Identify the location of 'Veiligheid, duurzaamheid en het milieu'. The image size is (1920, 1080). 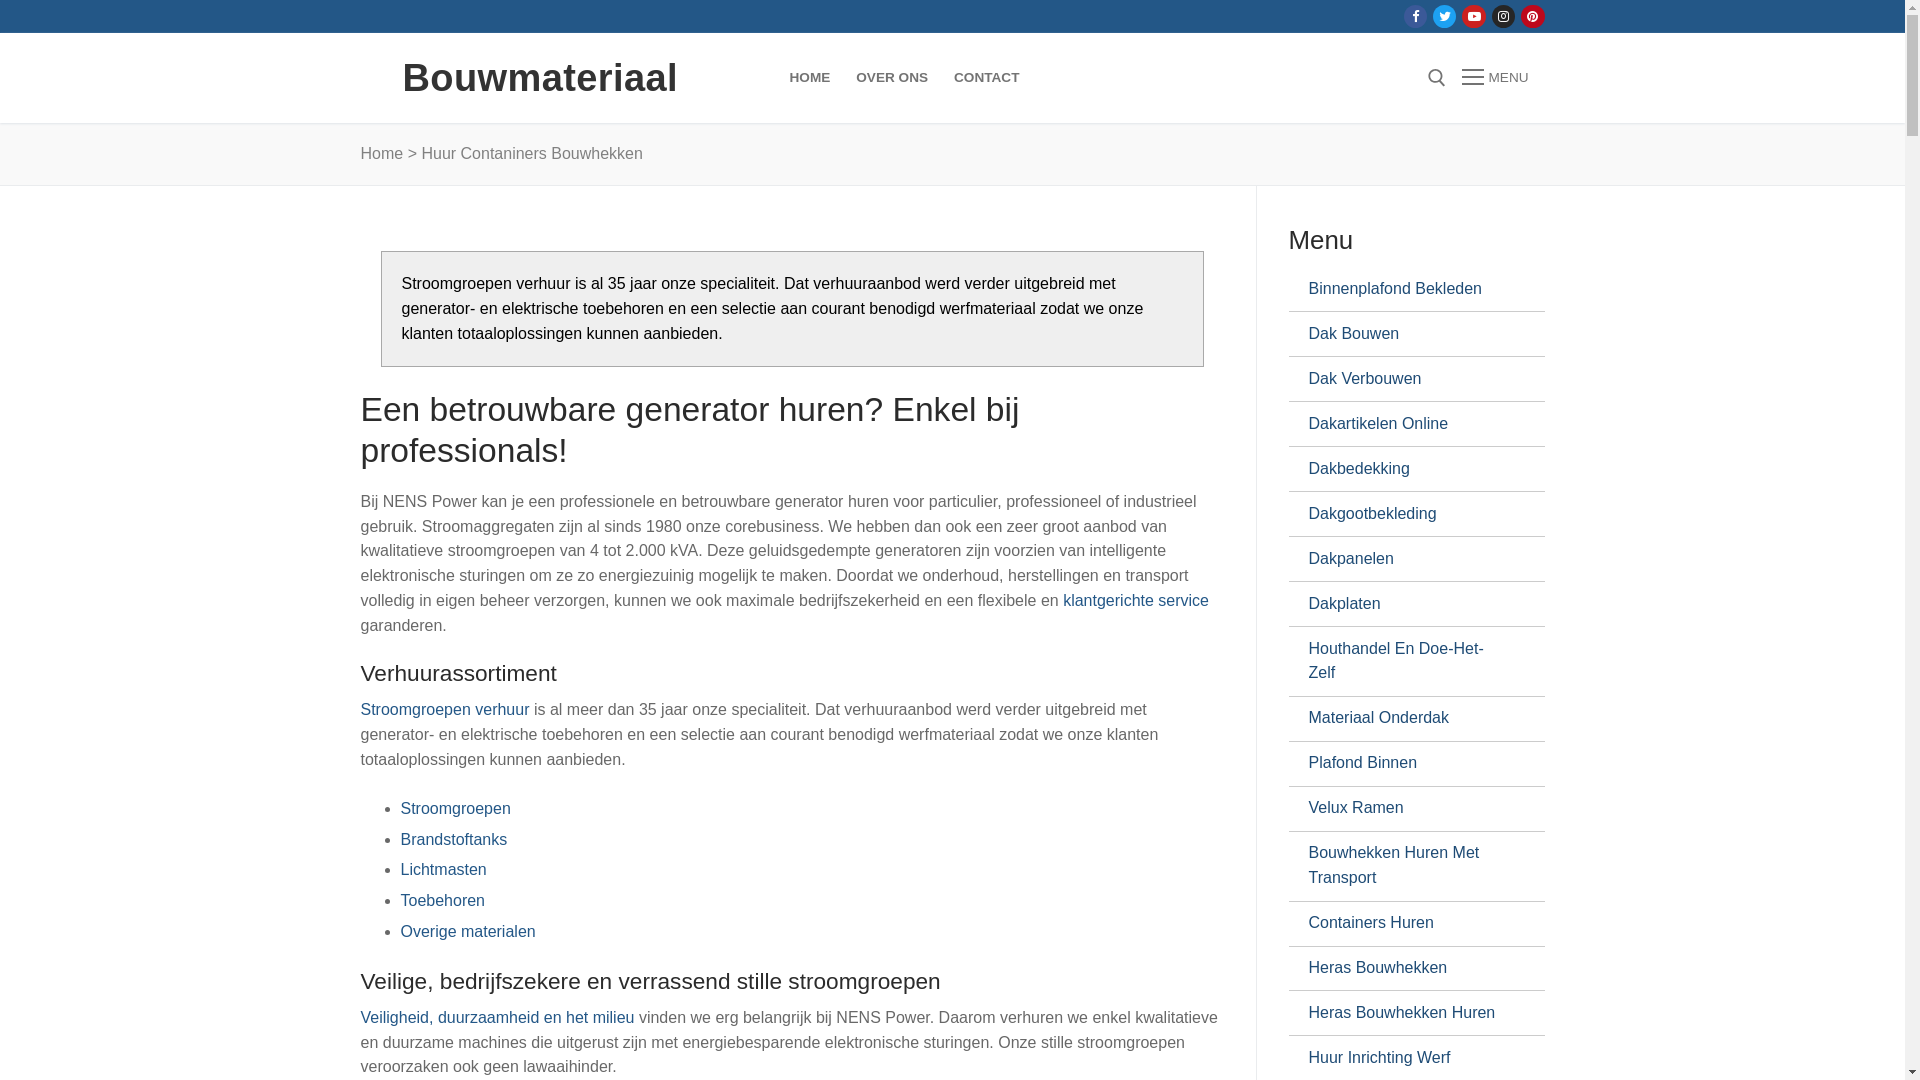
(499, 1017).